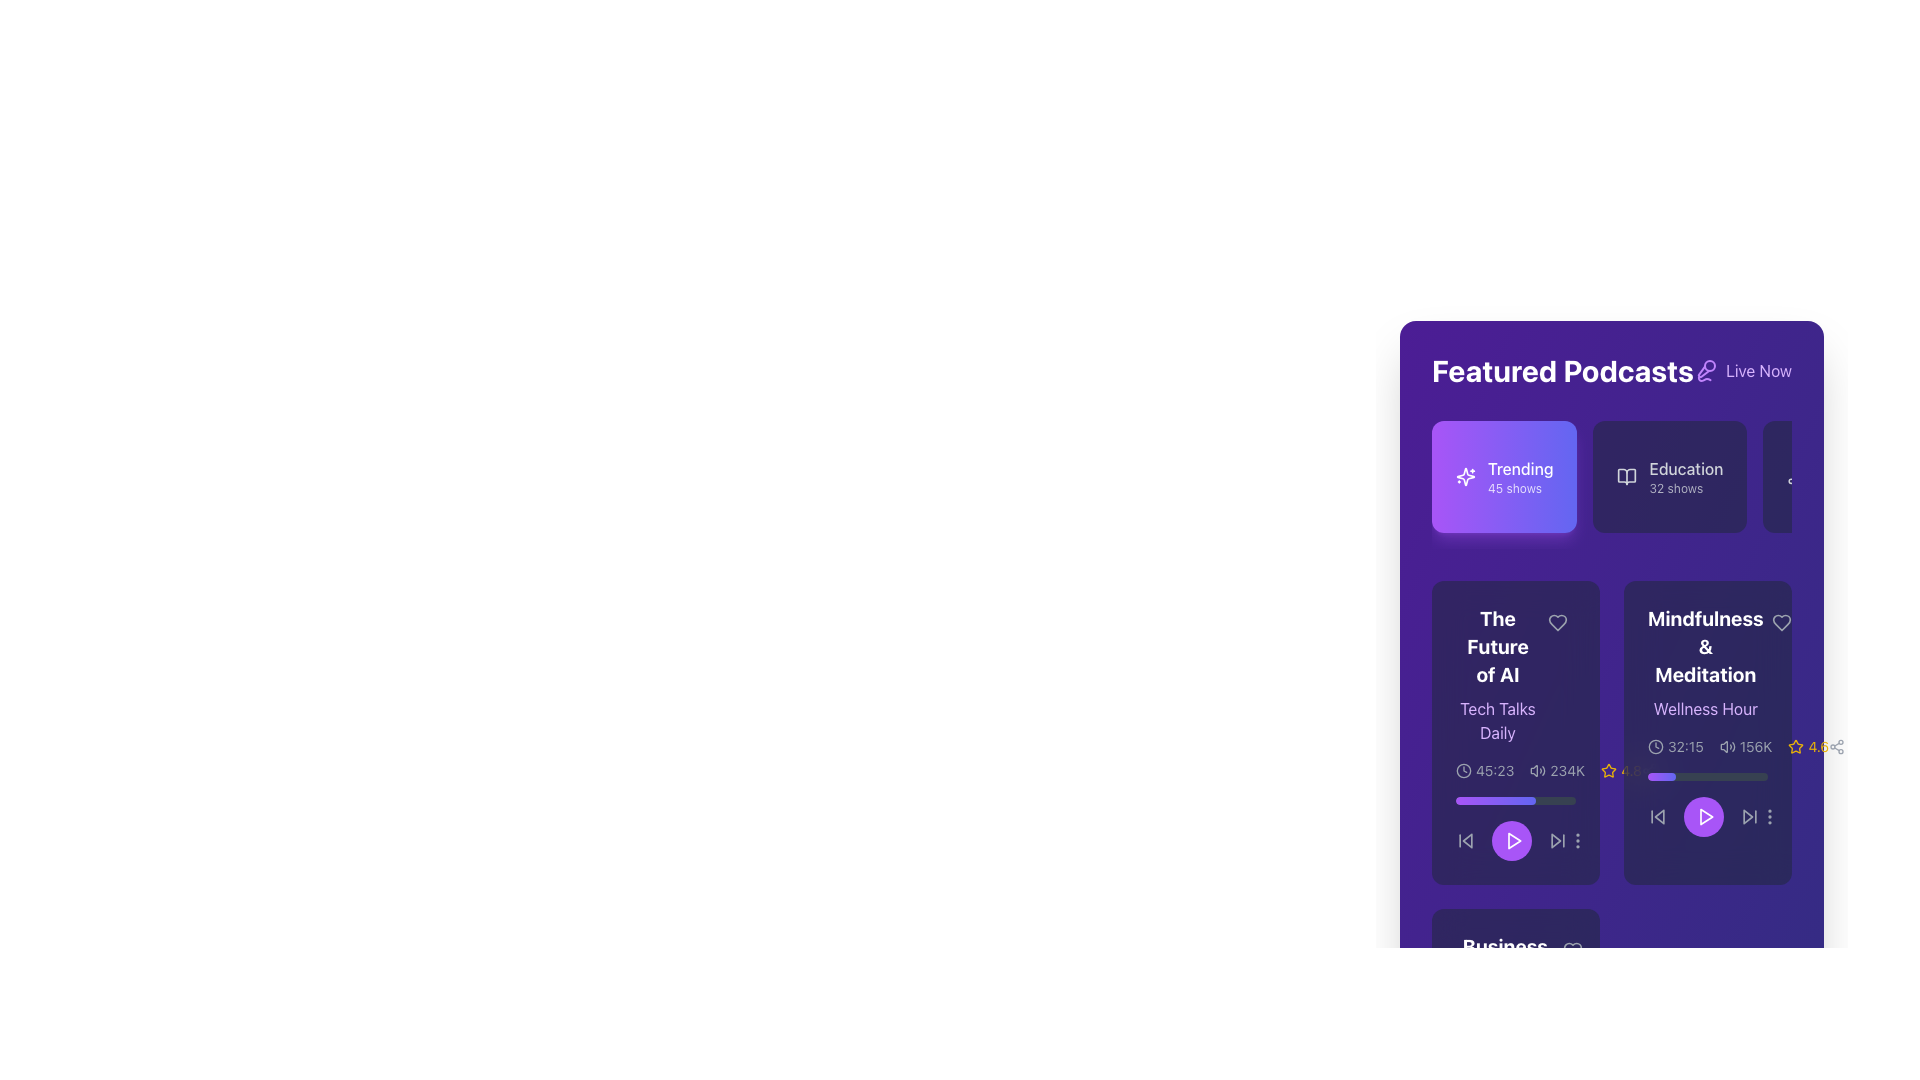 The height and width of the screenshot is (1080, 1920). I want to click on the play button represented as a triangular SVG graphic within a circular purple button in the 'Mindfulness & Meditation' card section to initiate playback of the associated content, so click(1704, 817).